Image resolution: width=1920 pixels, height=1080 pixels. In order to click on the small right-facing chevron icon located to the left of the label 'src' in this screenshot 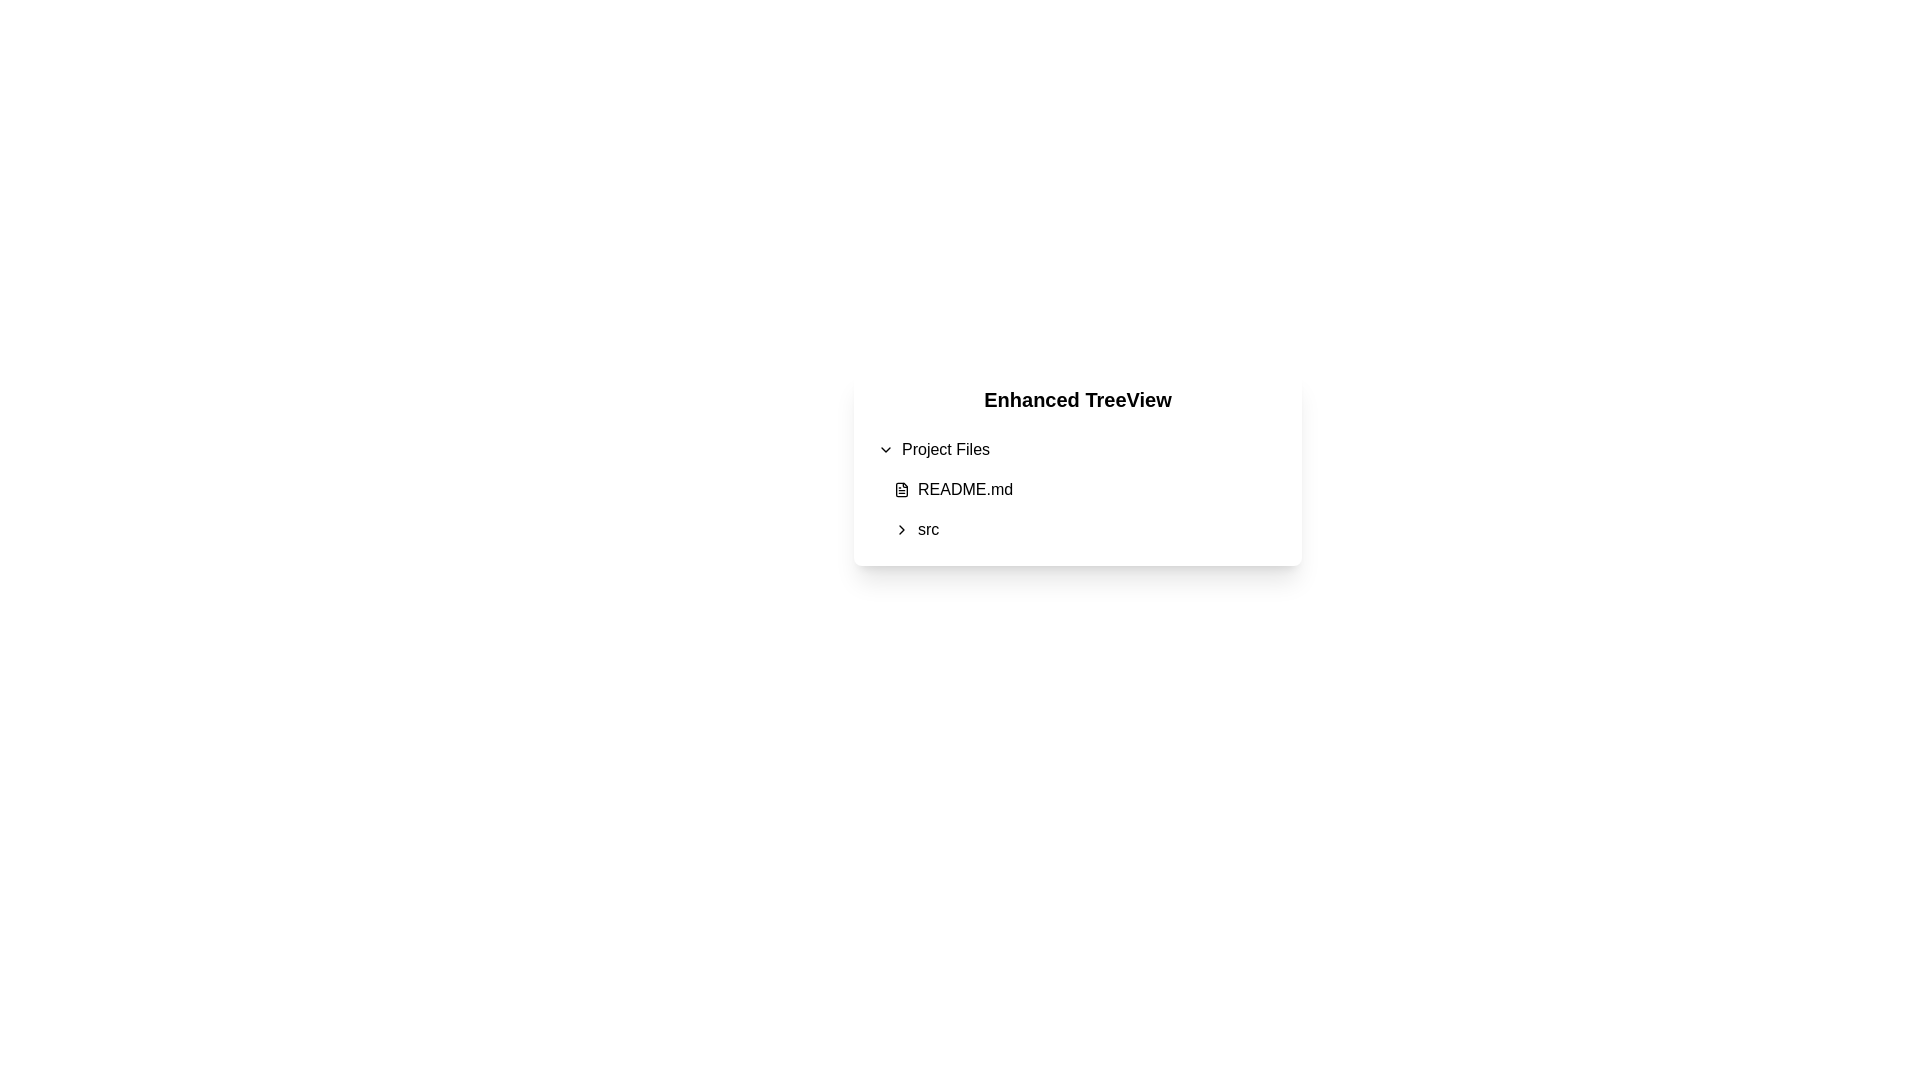, I will do `click(901, 528)`.